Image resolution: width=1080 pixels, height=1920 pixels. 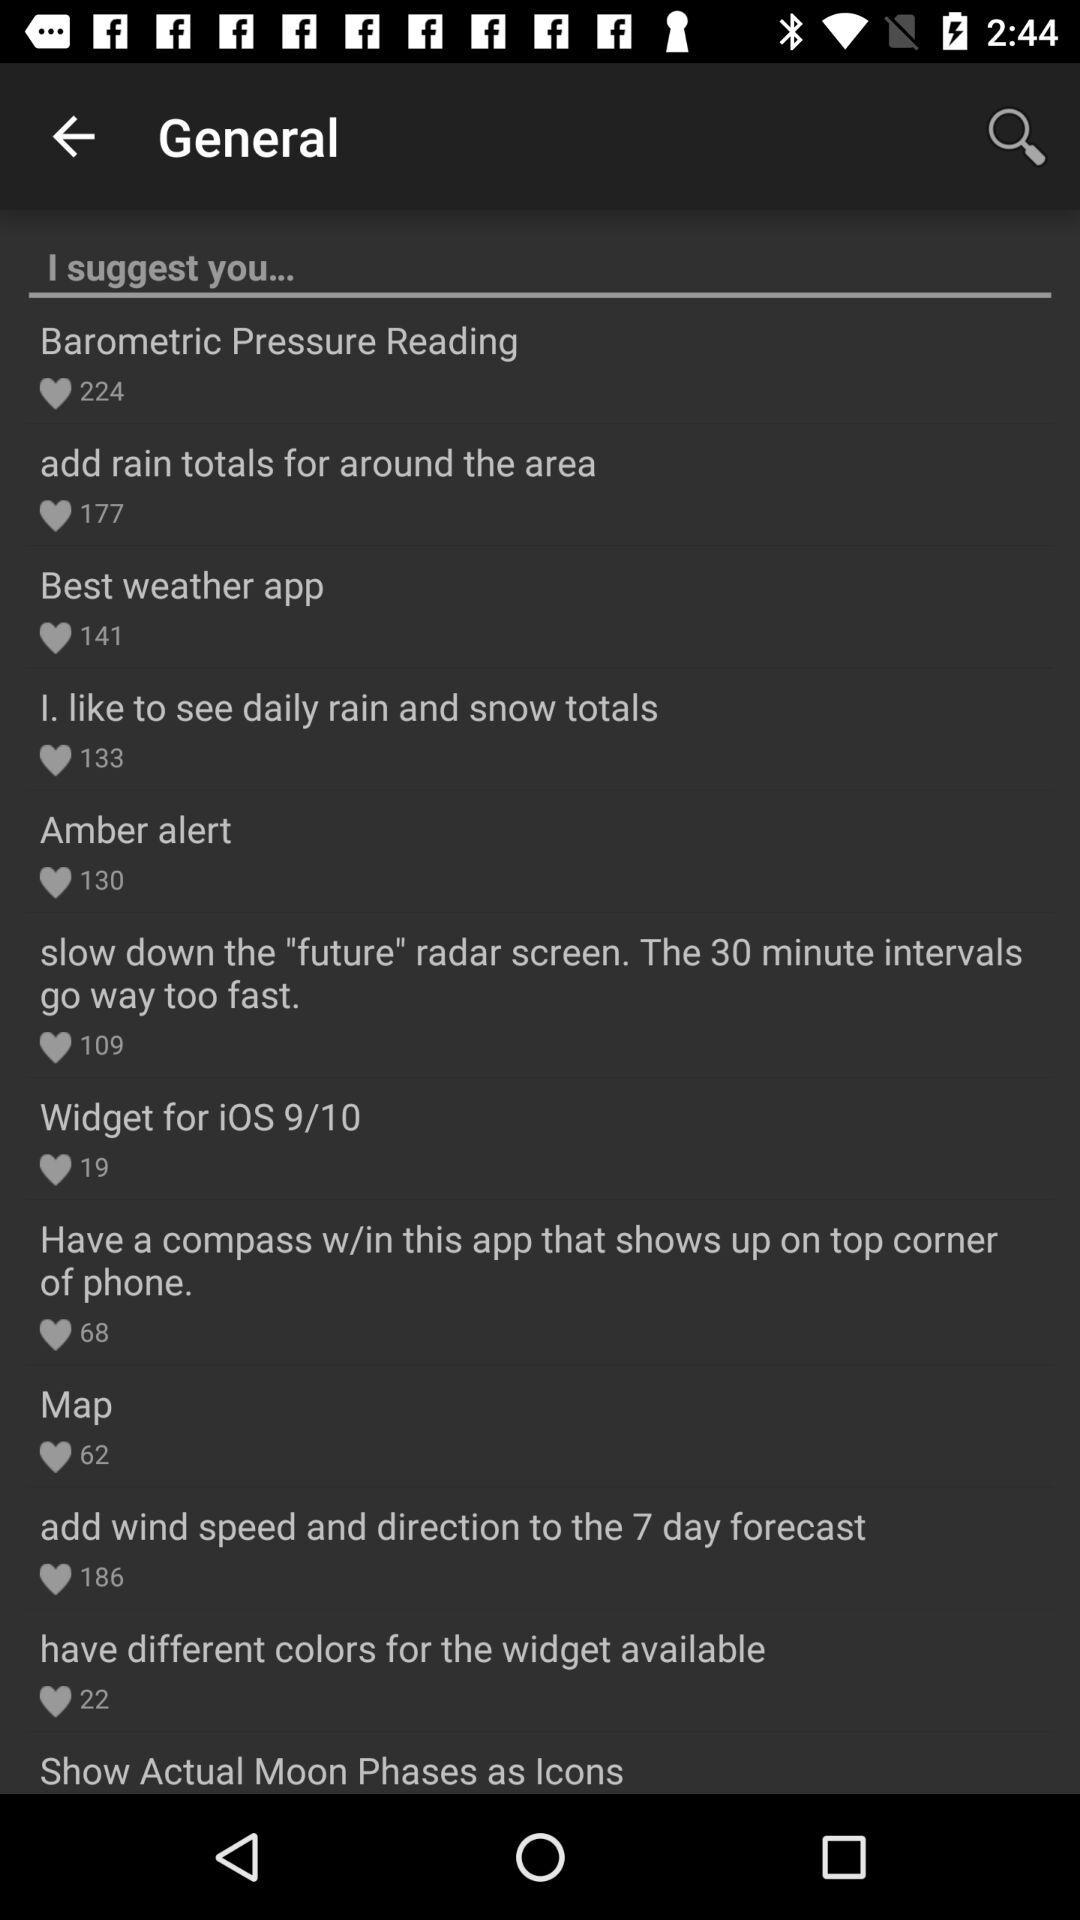 I want to click on map, so click(x=75, y=1402).